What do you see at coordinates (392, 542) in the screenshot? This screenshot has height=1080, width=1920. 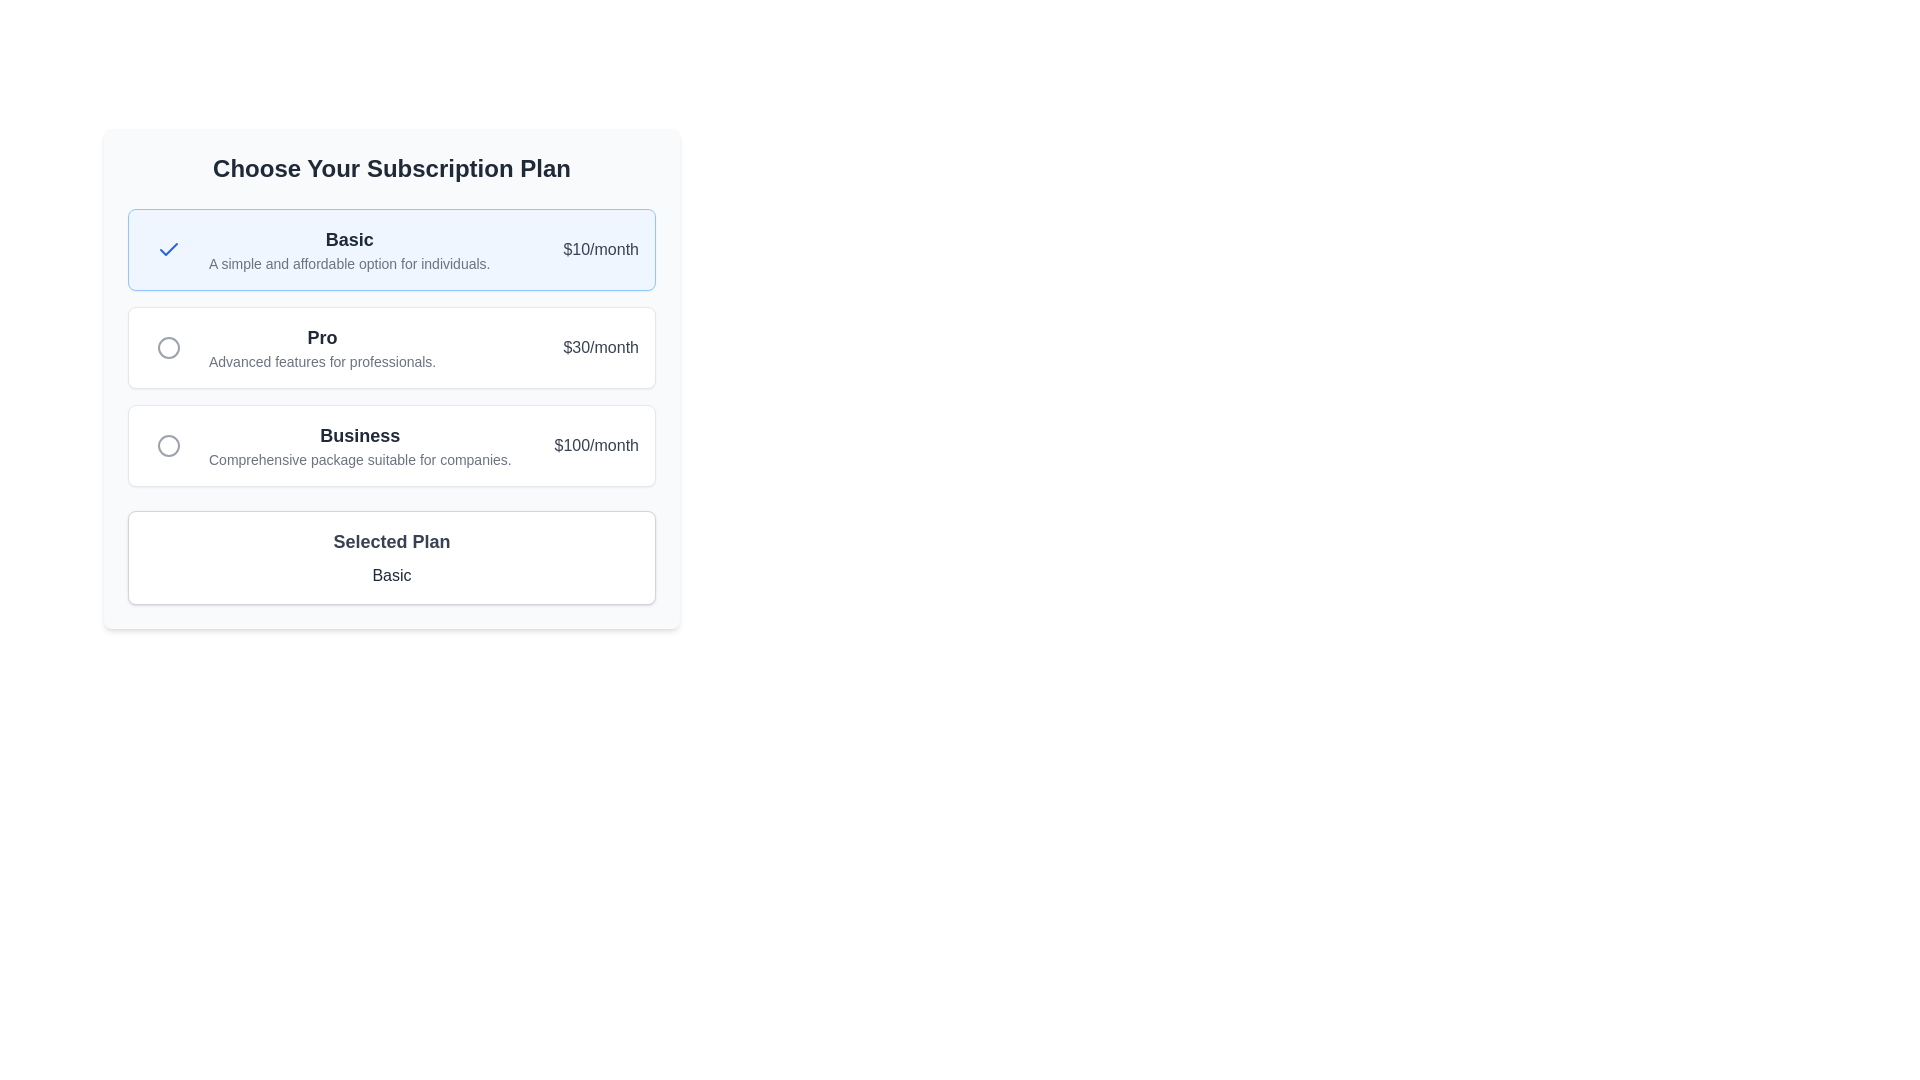 I see `the text label indicating the chosen subscription plan, located above the text 'Basic' within the box labeled 'Selected Plan Basic'` at bounding box center [392, 542].